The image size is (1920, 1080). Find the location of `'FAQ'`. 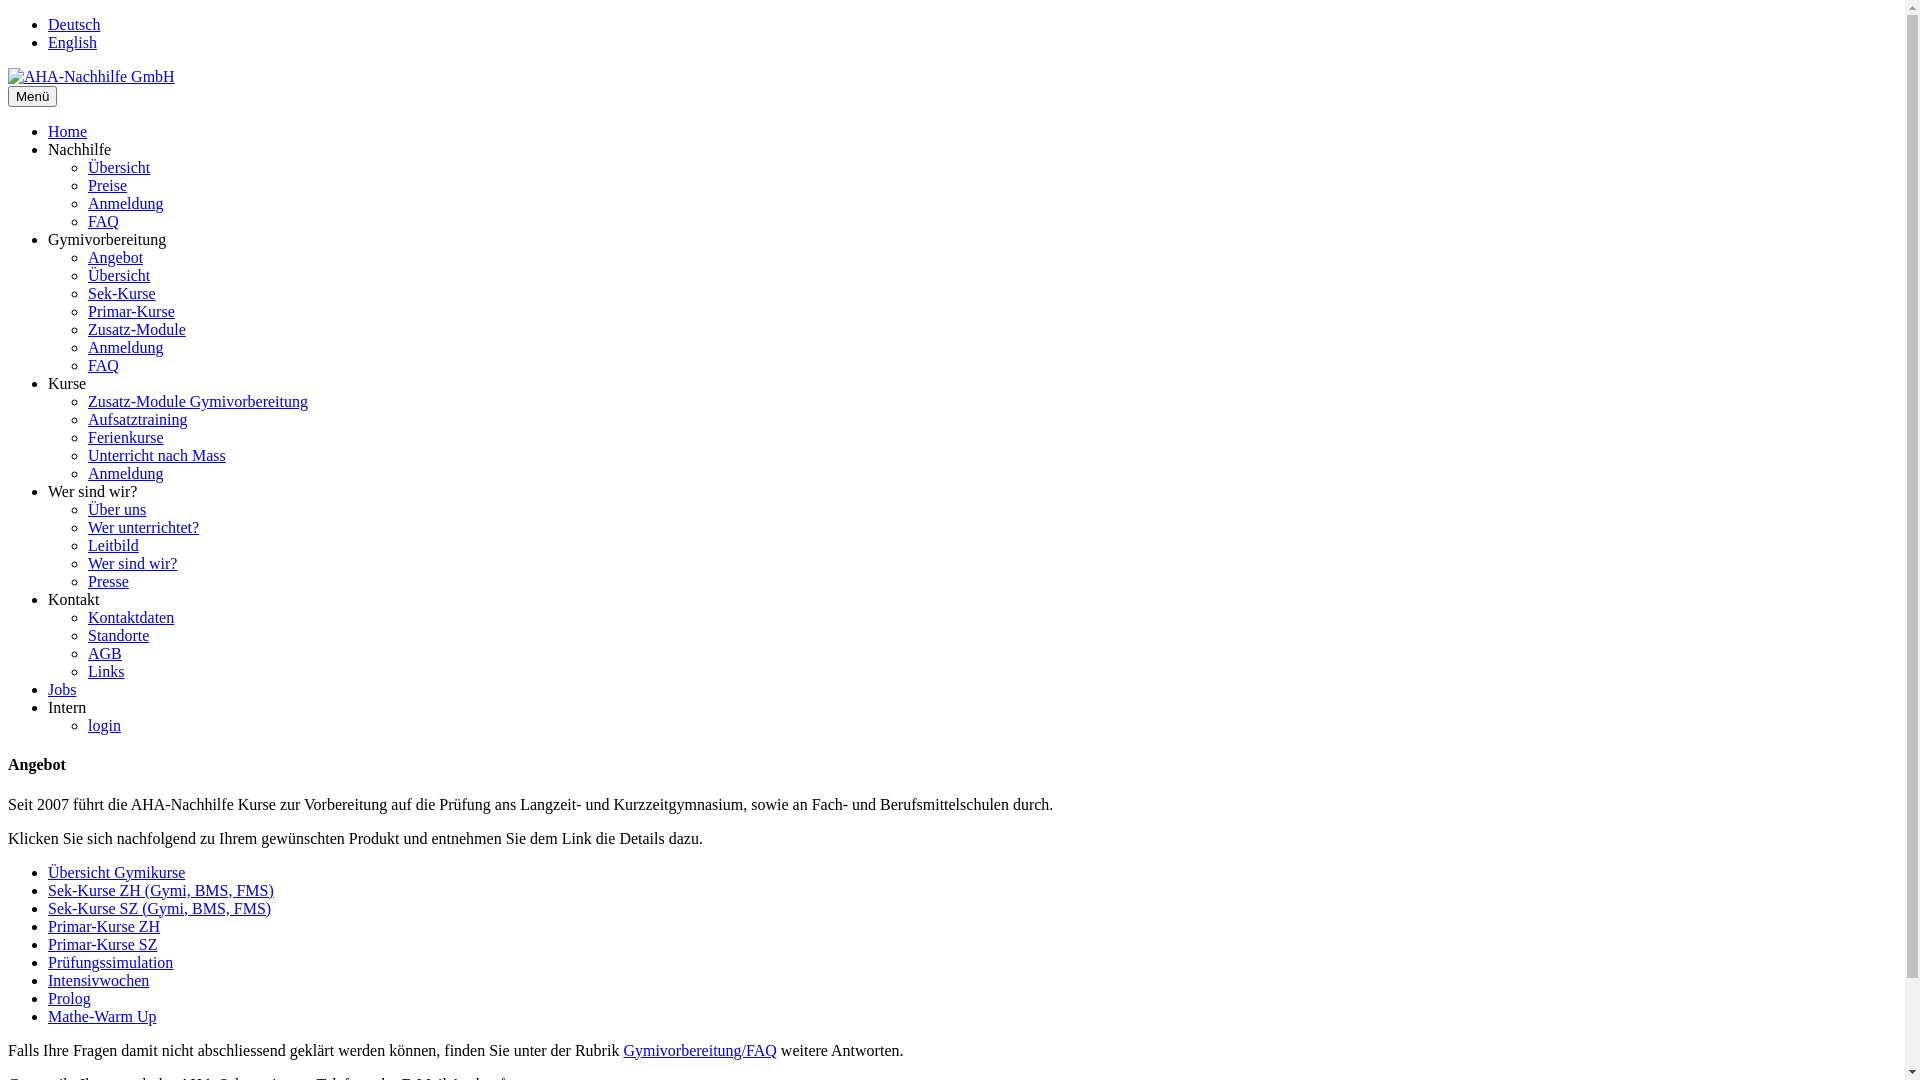

'FAQ' is located at coordinates (102, 221).